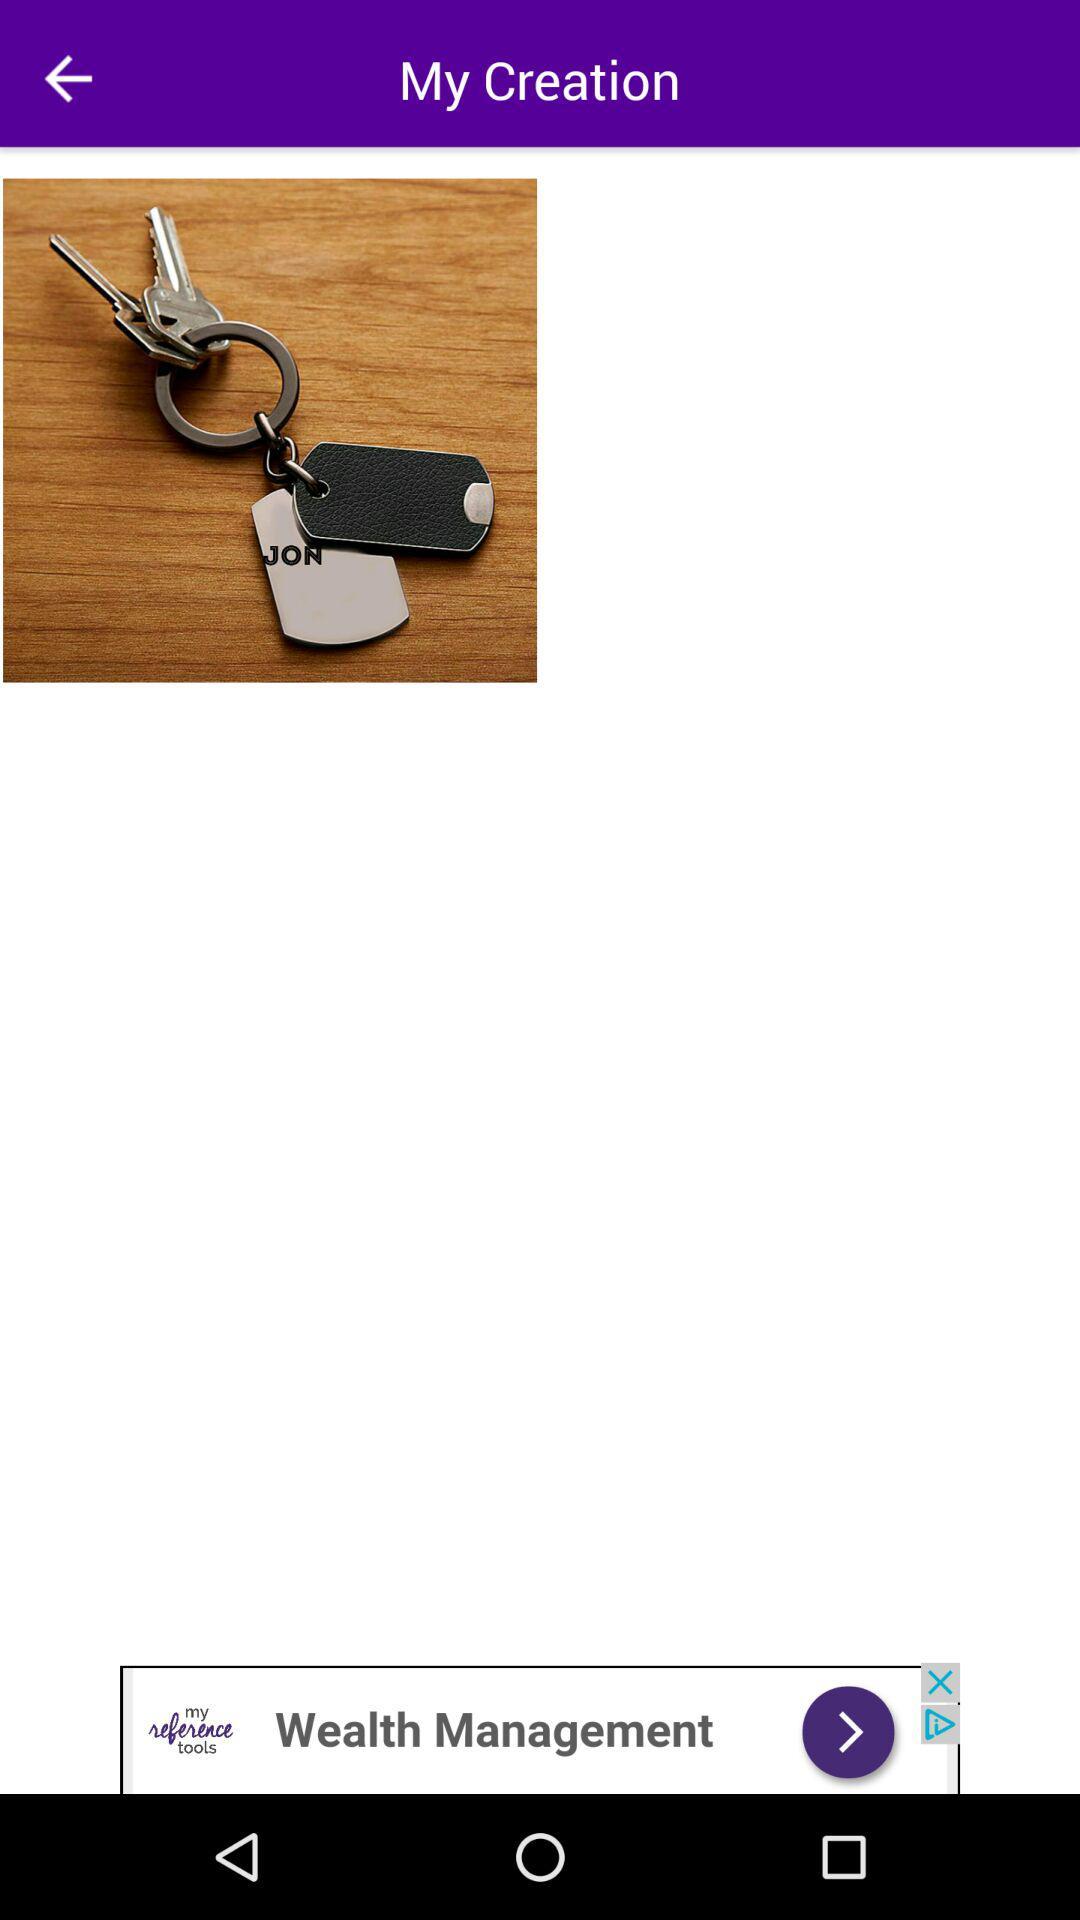 The image size is (1080, 1920). I want to click on key image, so click(271, 429).